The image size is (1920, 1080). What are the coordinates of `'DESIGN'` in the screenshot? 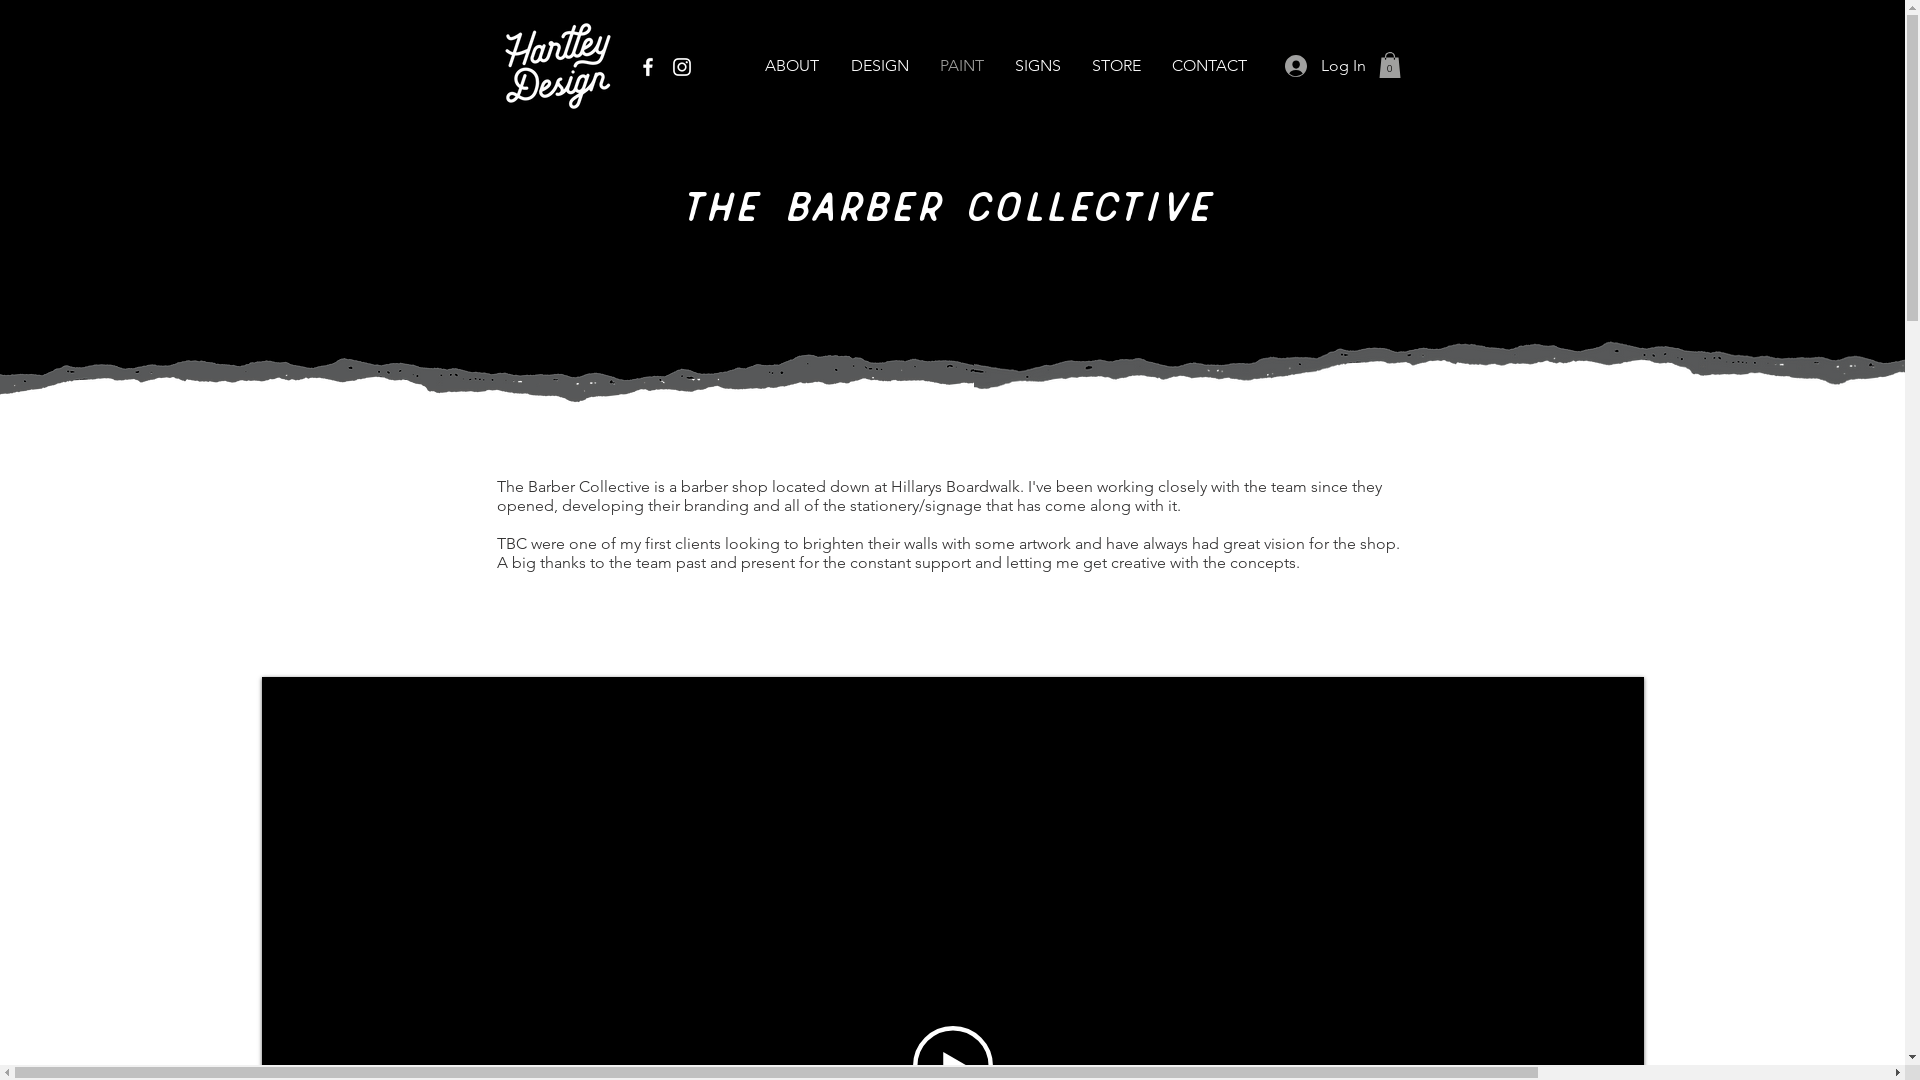 It's located at (878, 64).